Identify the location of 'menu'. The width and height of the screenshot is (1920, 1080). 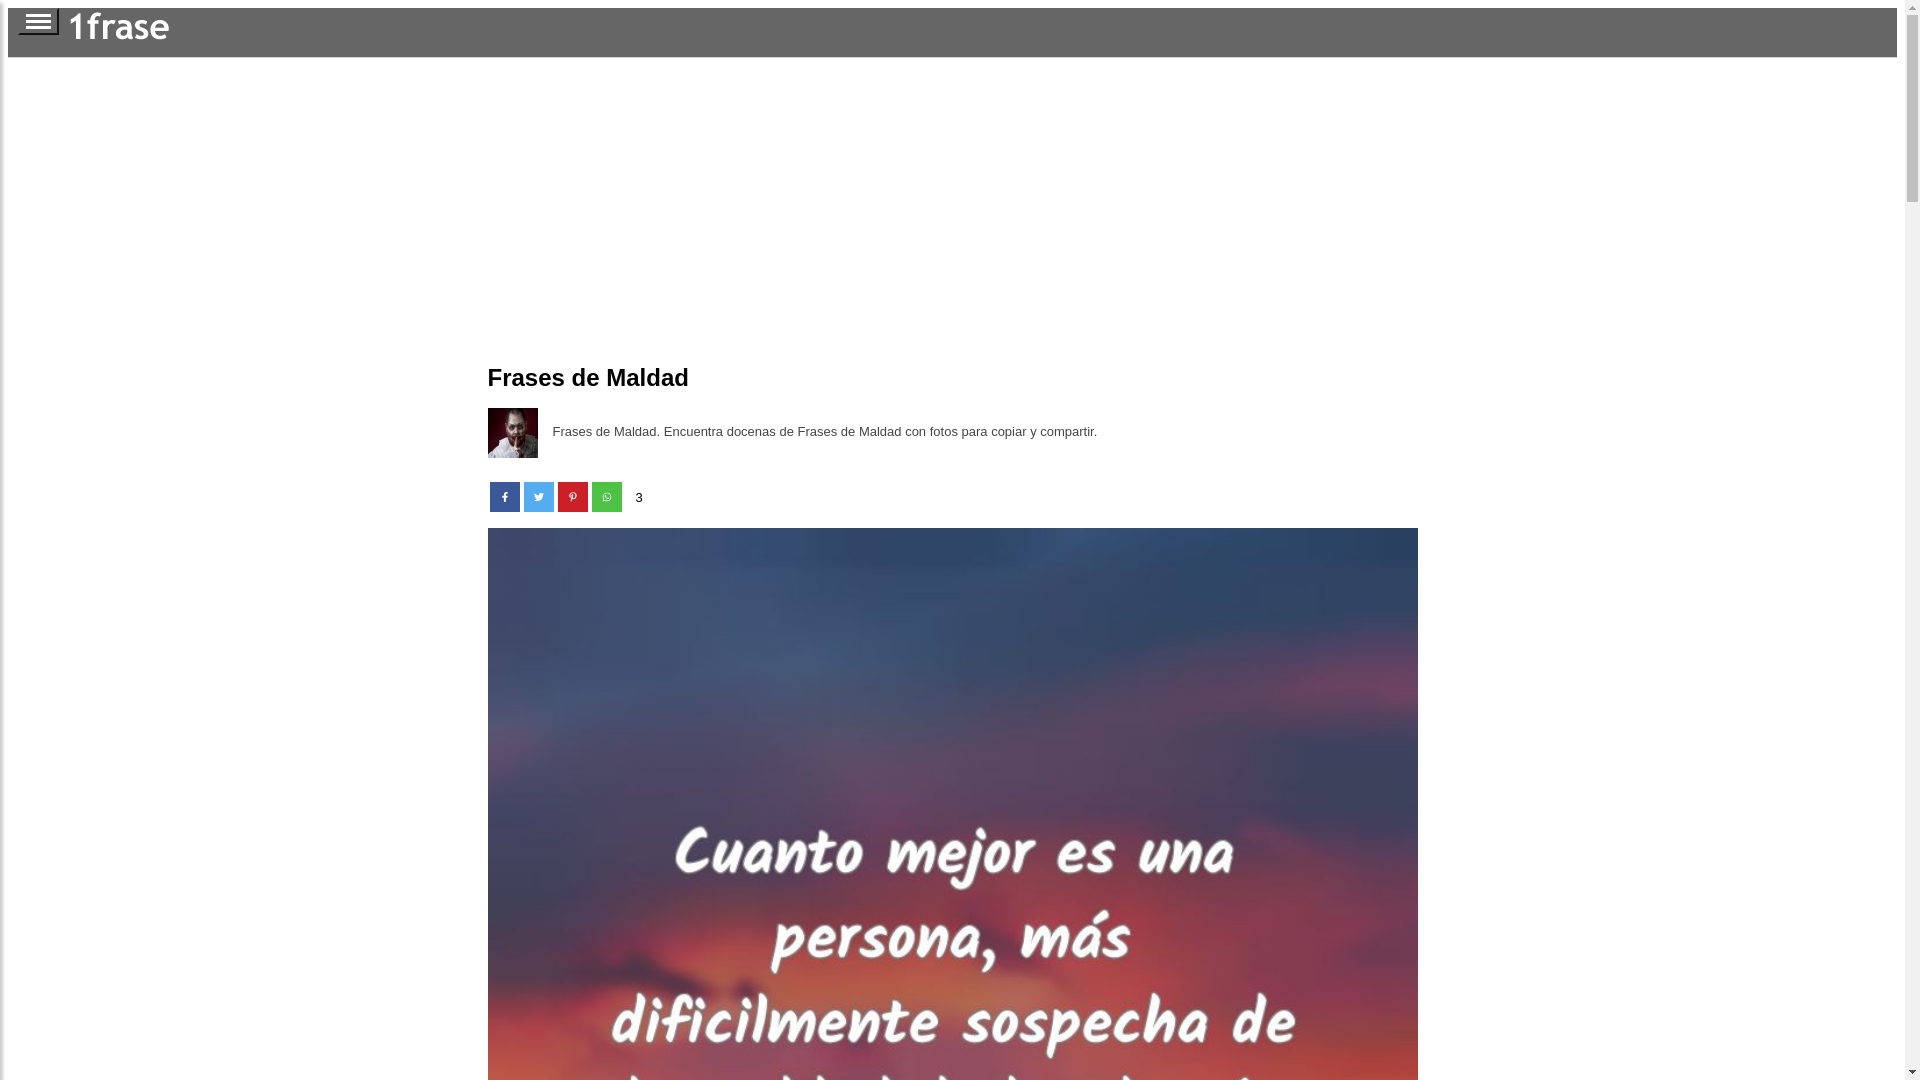
(38, 21).